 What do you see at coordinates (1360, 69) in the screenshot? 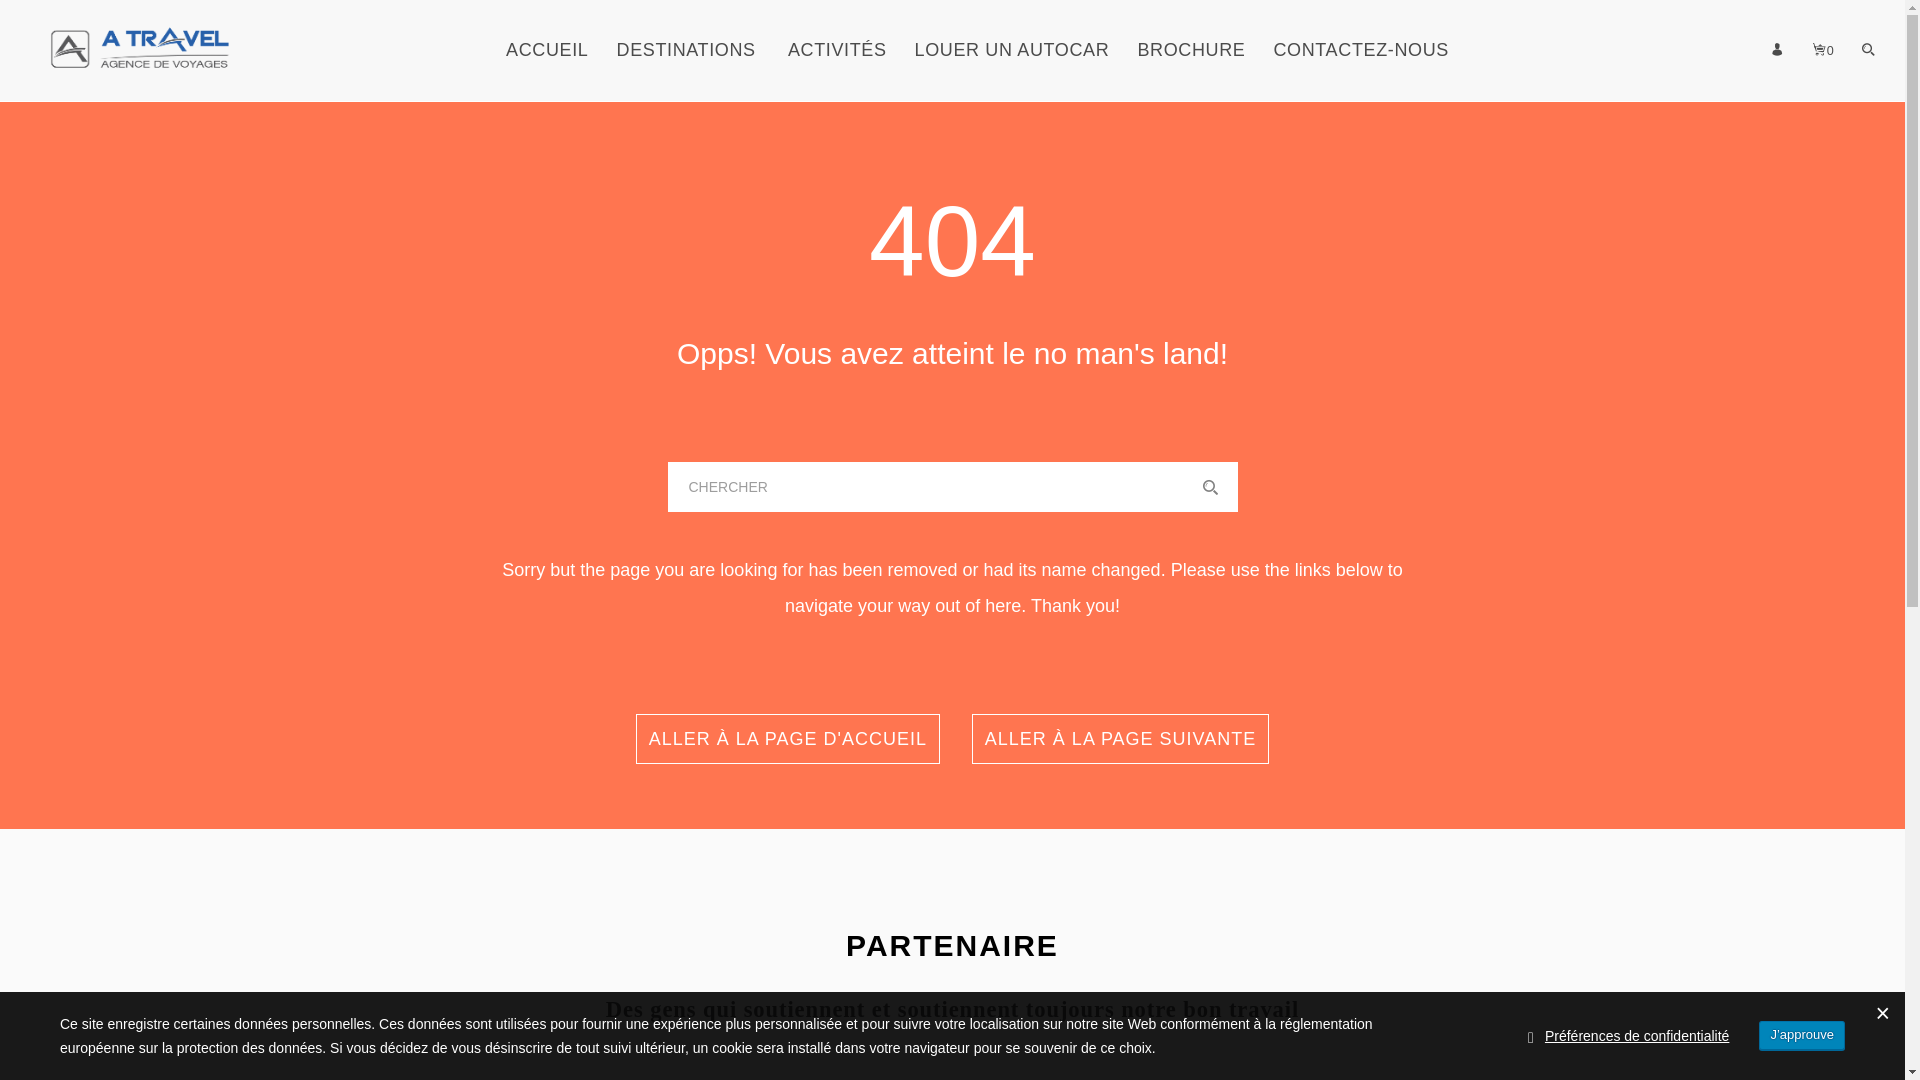
I see `'CONTACTEZ-NOUS'` at bounding box center [1360, 69].